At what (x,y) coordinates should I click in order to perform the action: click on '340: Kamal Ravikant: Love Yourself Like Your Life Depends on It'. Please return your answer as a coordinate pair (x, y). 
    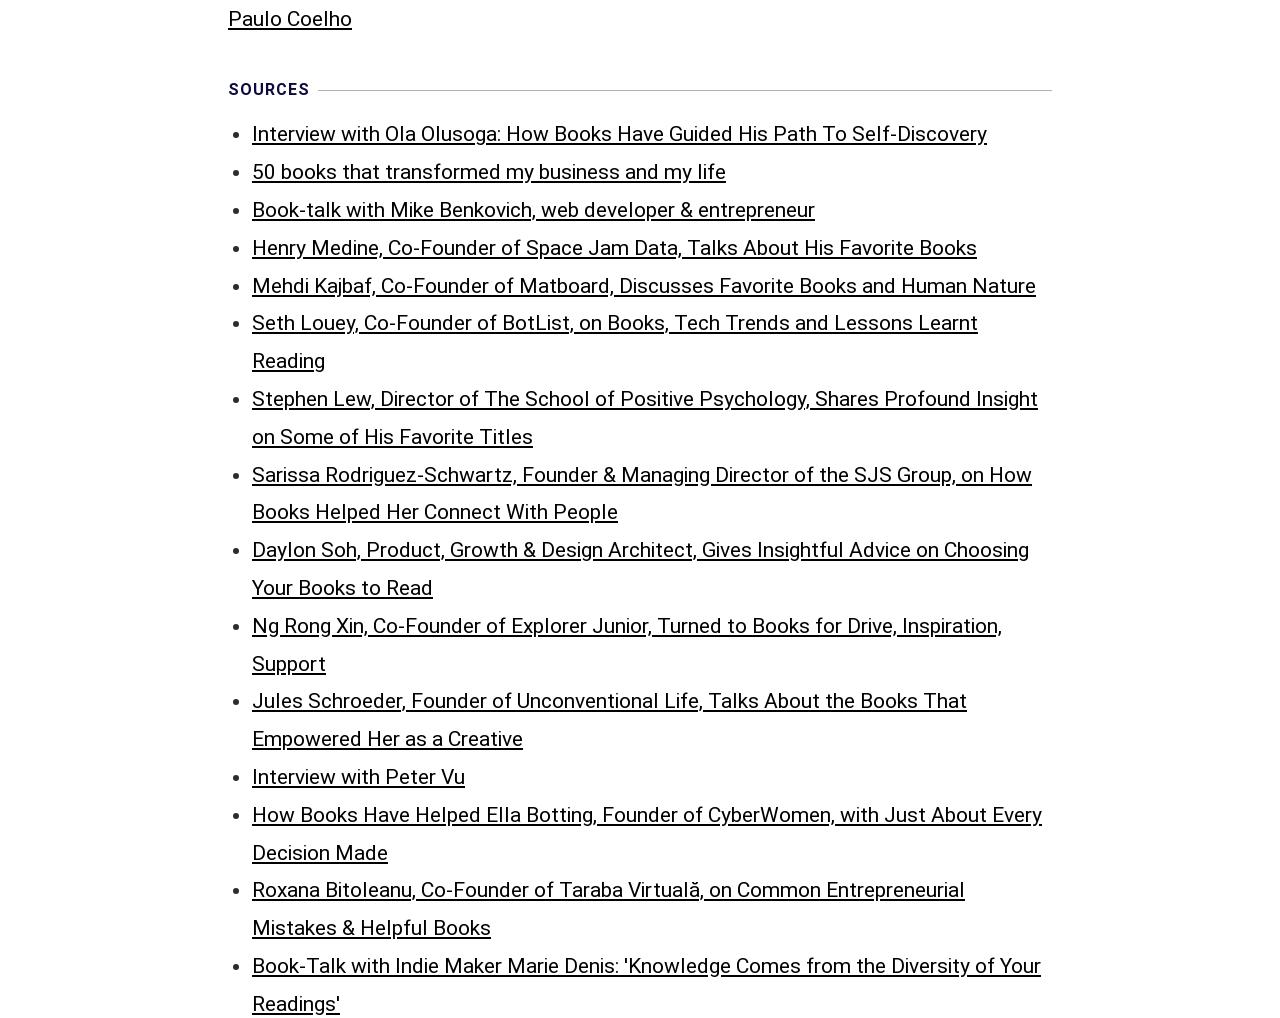
    Looking at the image, I should click on (544, 624).